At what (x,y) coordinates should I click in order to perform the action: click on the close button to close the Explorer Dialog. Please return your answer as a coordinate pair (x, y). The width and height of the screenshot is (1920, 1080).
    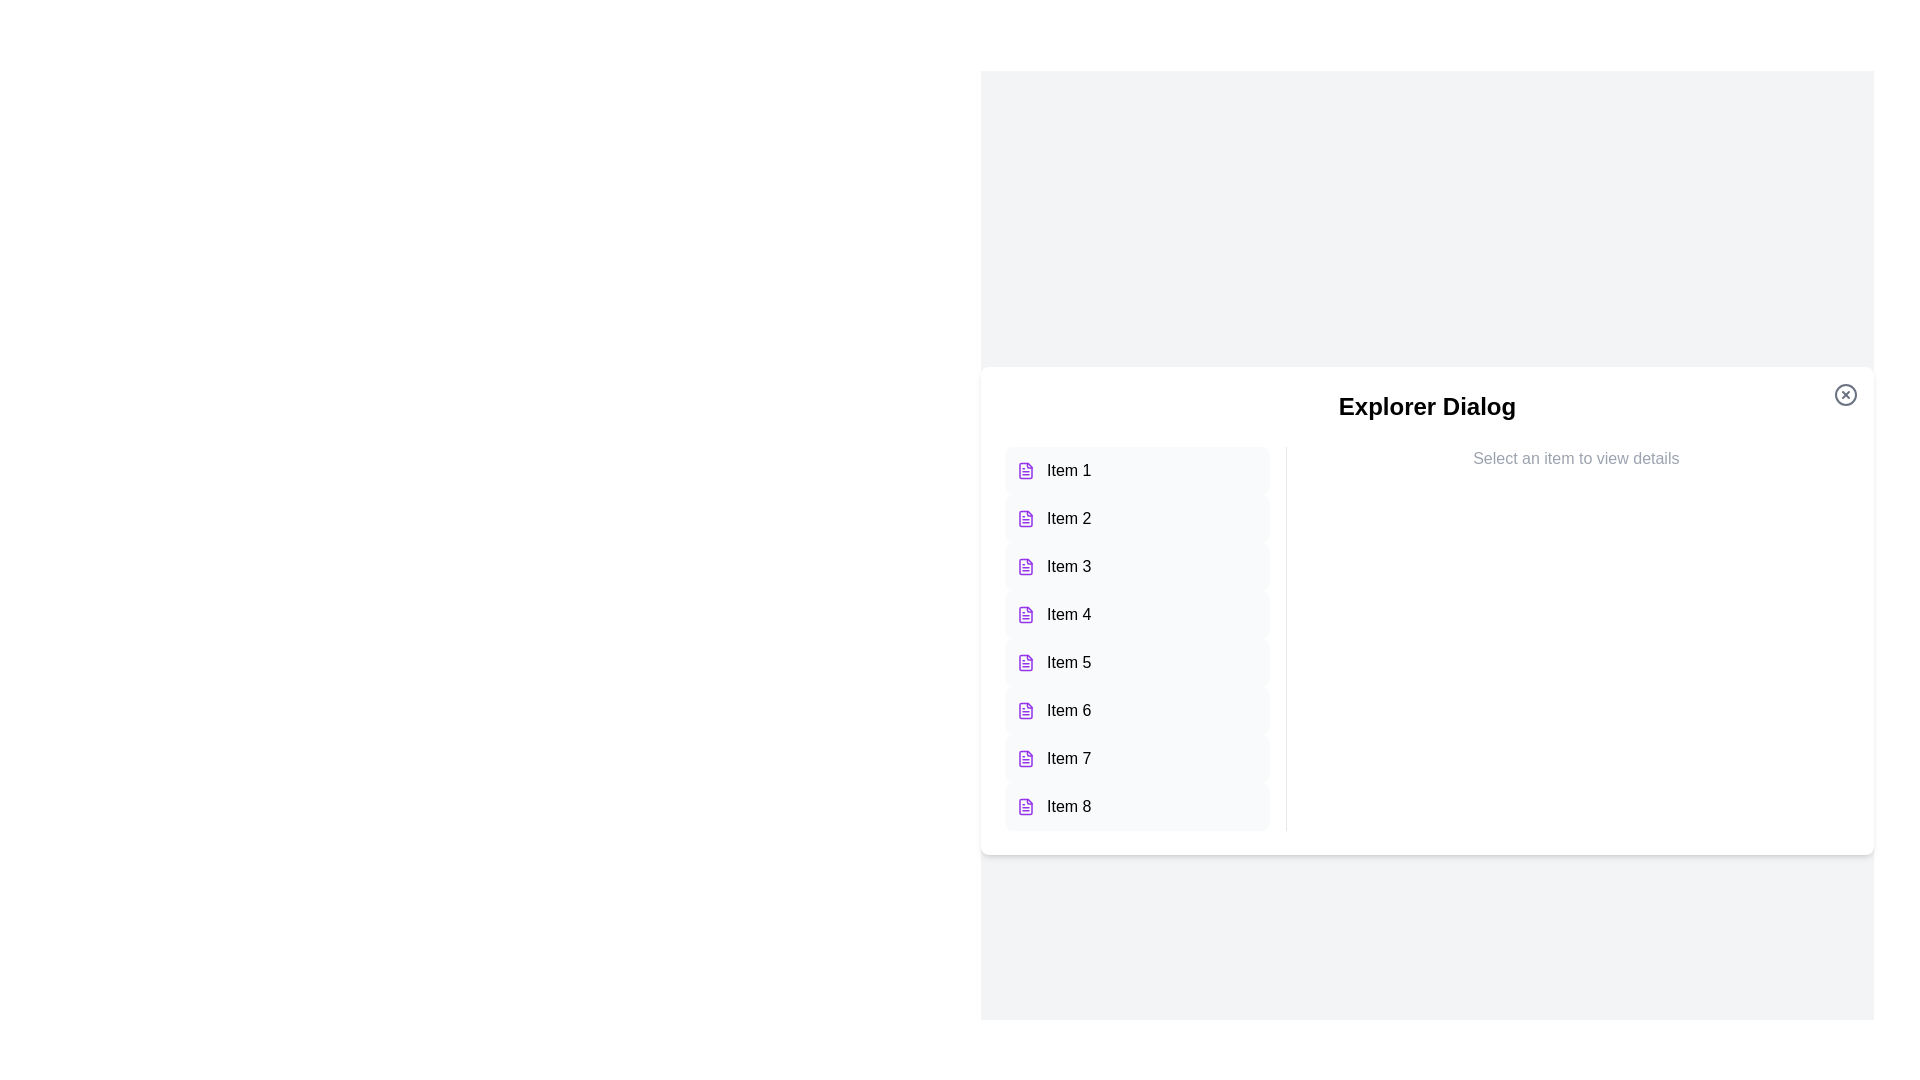
    Looking at the image, I should click on (1845, 394).